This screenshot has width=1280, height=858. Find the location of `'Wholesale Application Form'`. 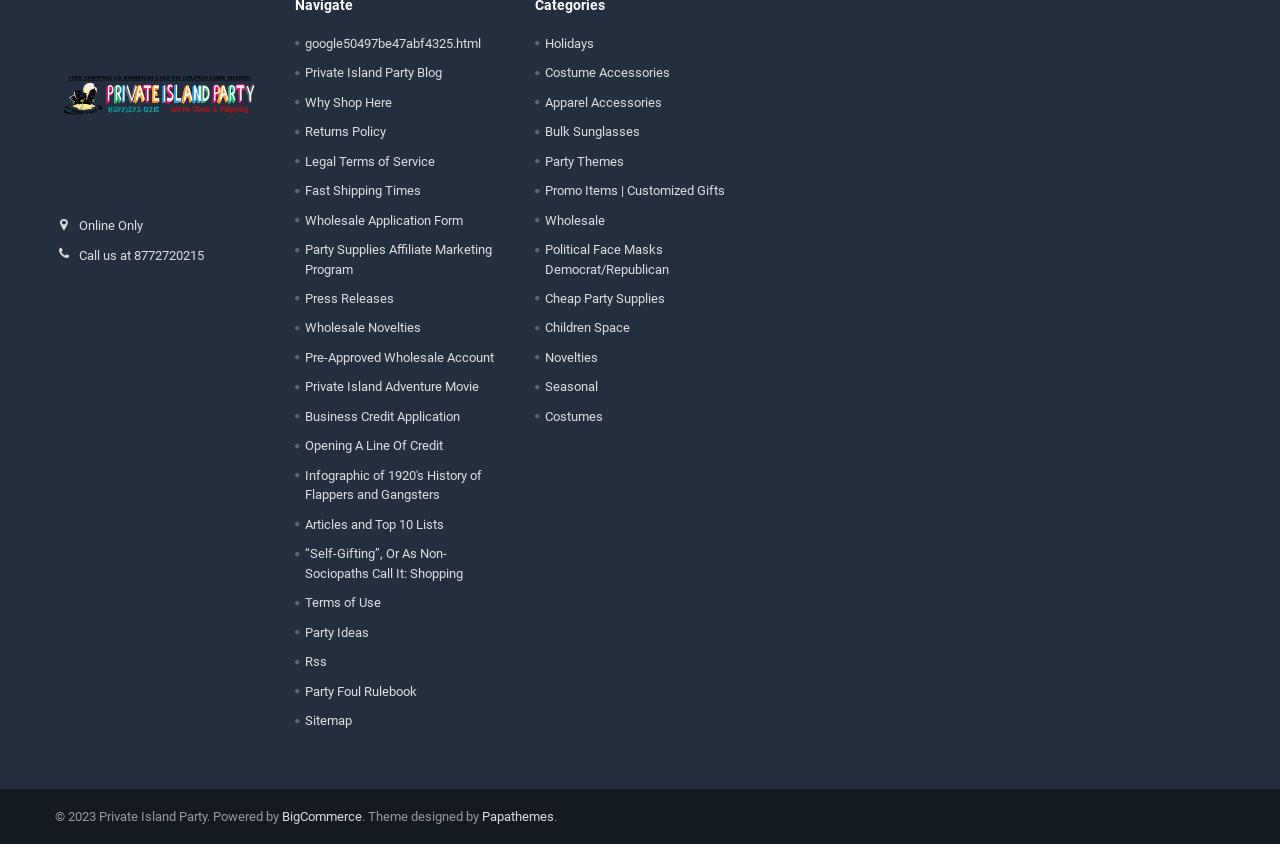

'Wholesale Application Form' is located at coordinates (303, 232).